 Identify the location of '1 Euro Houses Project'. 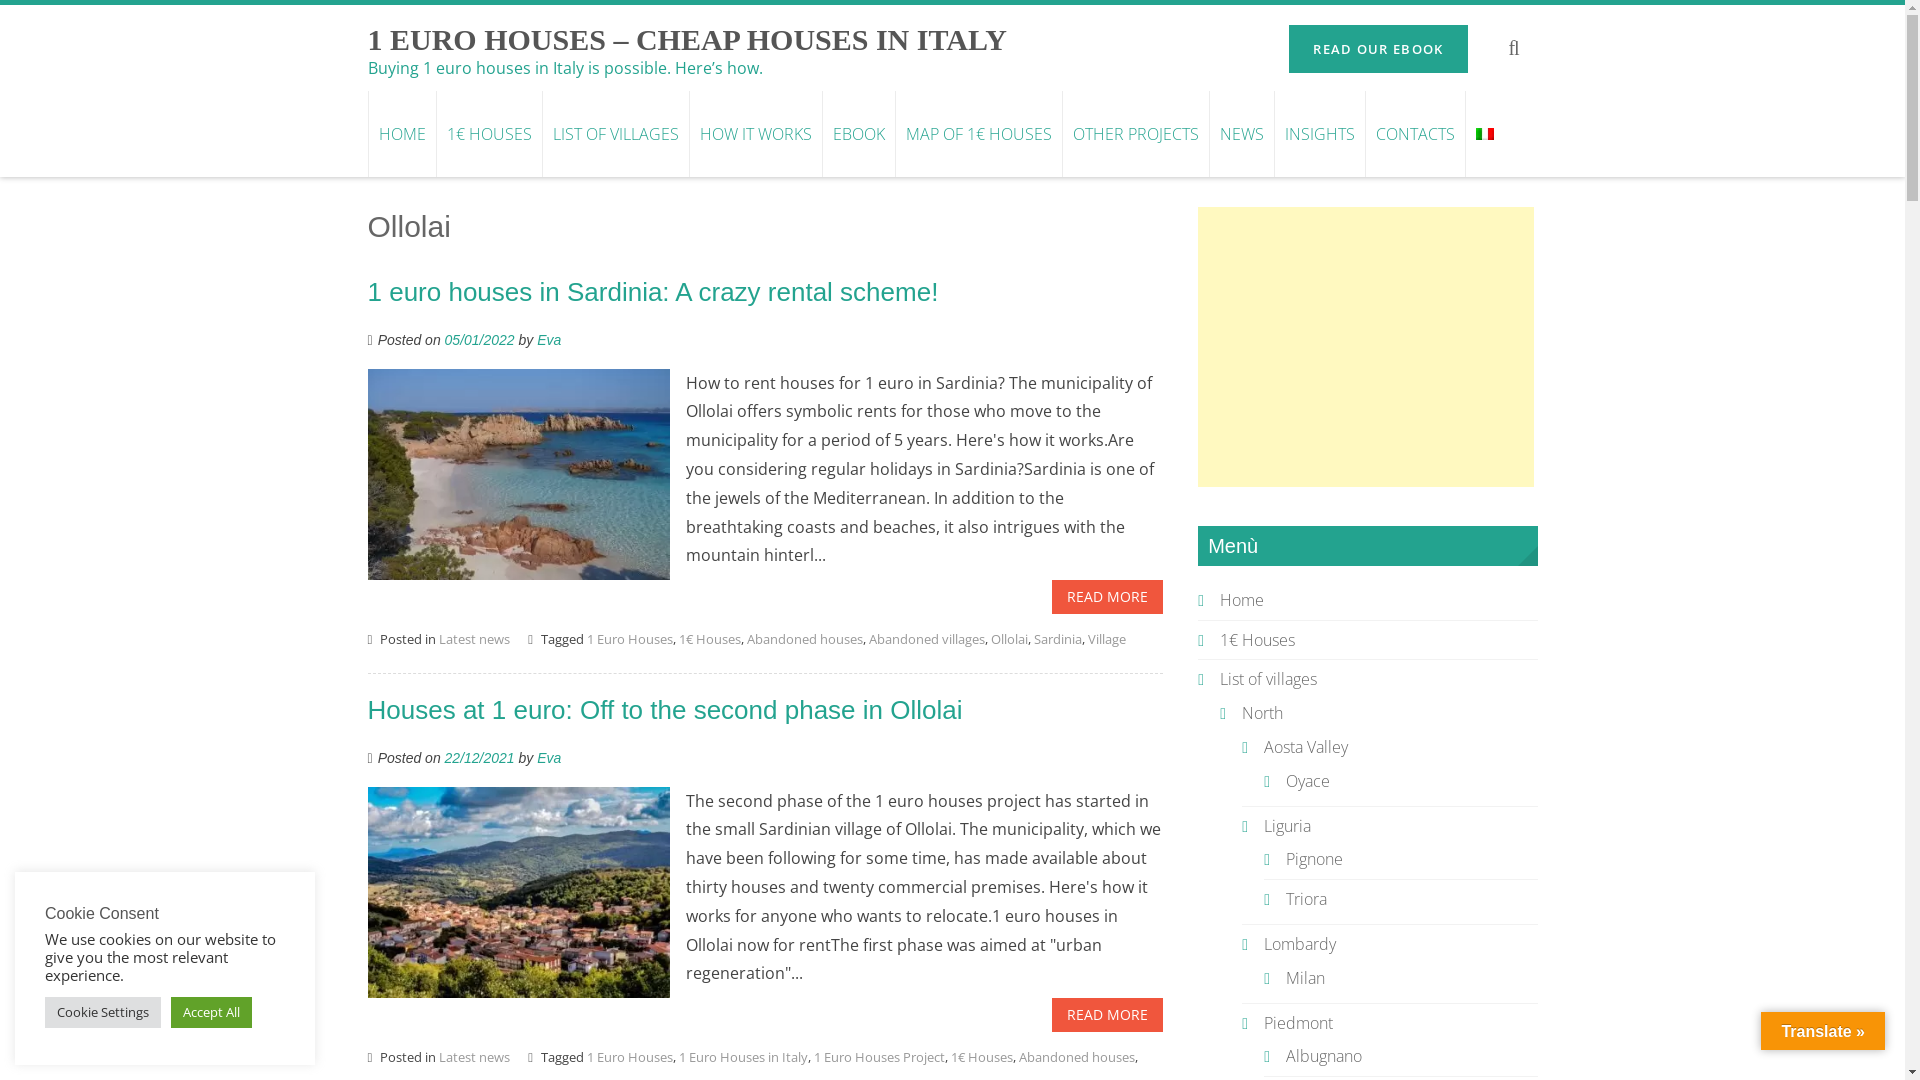
(879, 1055).